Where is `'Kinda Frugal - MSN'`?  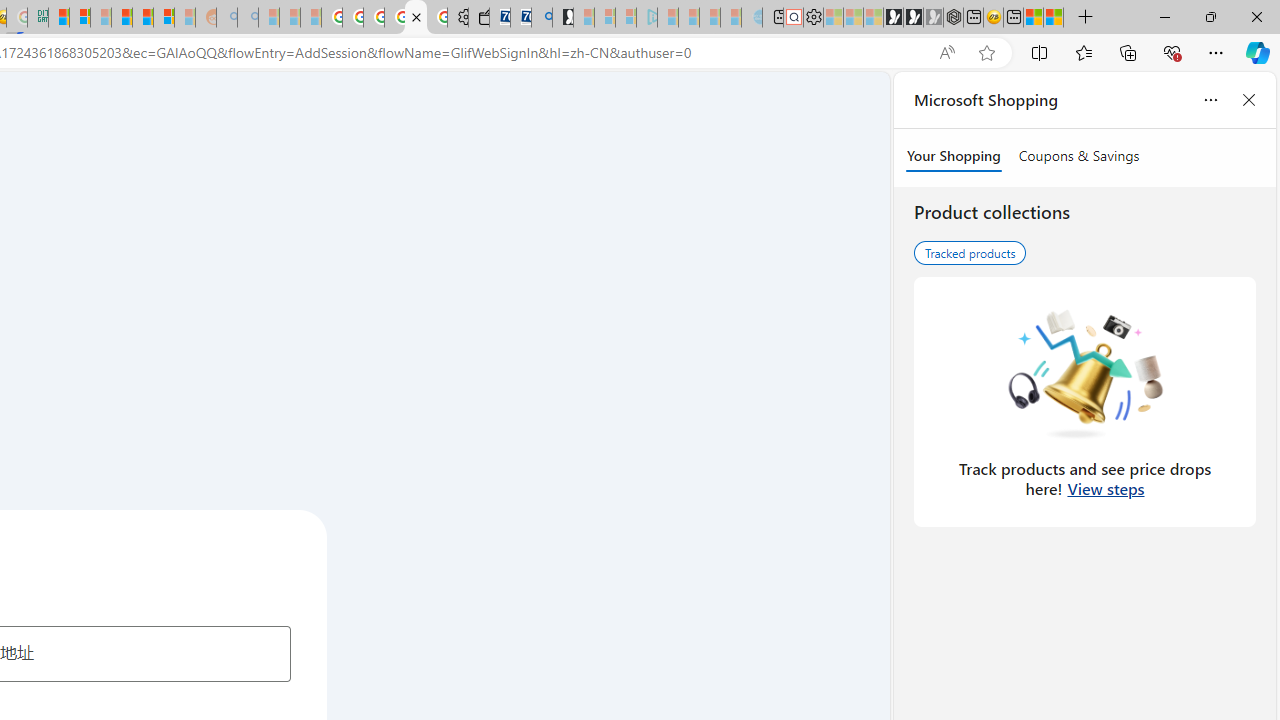
'Kinda Frugal - MSN' is located at coordinates (142, 17).